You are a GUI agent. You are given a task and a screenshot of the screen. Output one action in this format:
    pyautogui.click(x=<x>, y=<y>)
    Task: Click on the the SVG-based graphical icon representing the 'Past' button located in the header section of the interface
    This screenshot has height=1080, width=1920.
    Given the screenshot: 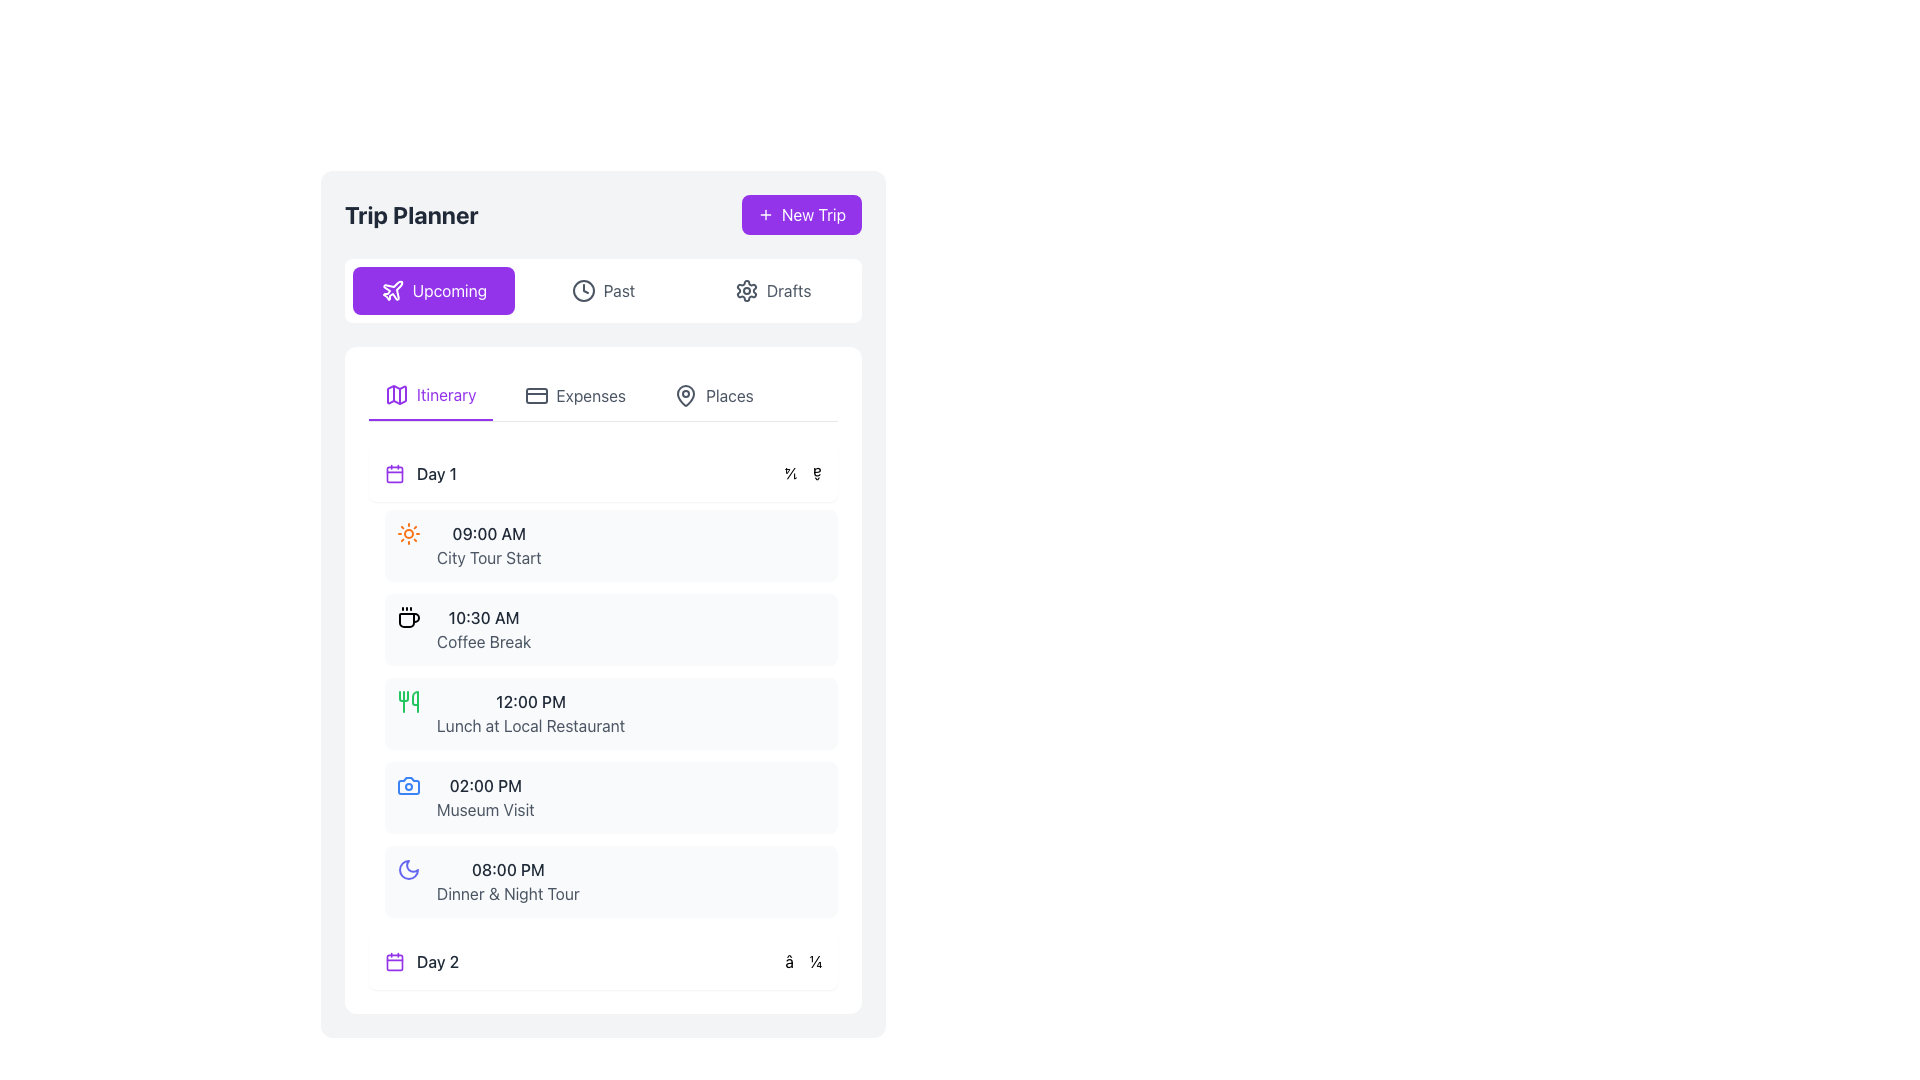 What is the action you would take?
    pyautogui.click(x=582, y=290)
    